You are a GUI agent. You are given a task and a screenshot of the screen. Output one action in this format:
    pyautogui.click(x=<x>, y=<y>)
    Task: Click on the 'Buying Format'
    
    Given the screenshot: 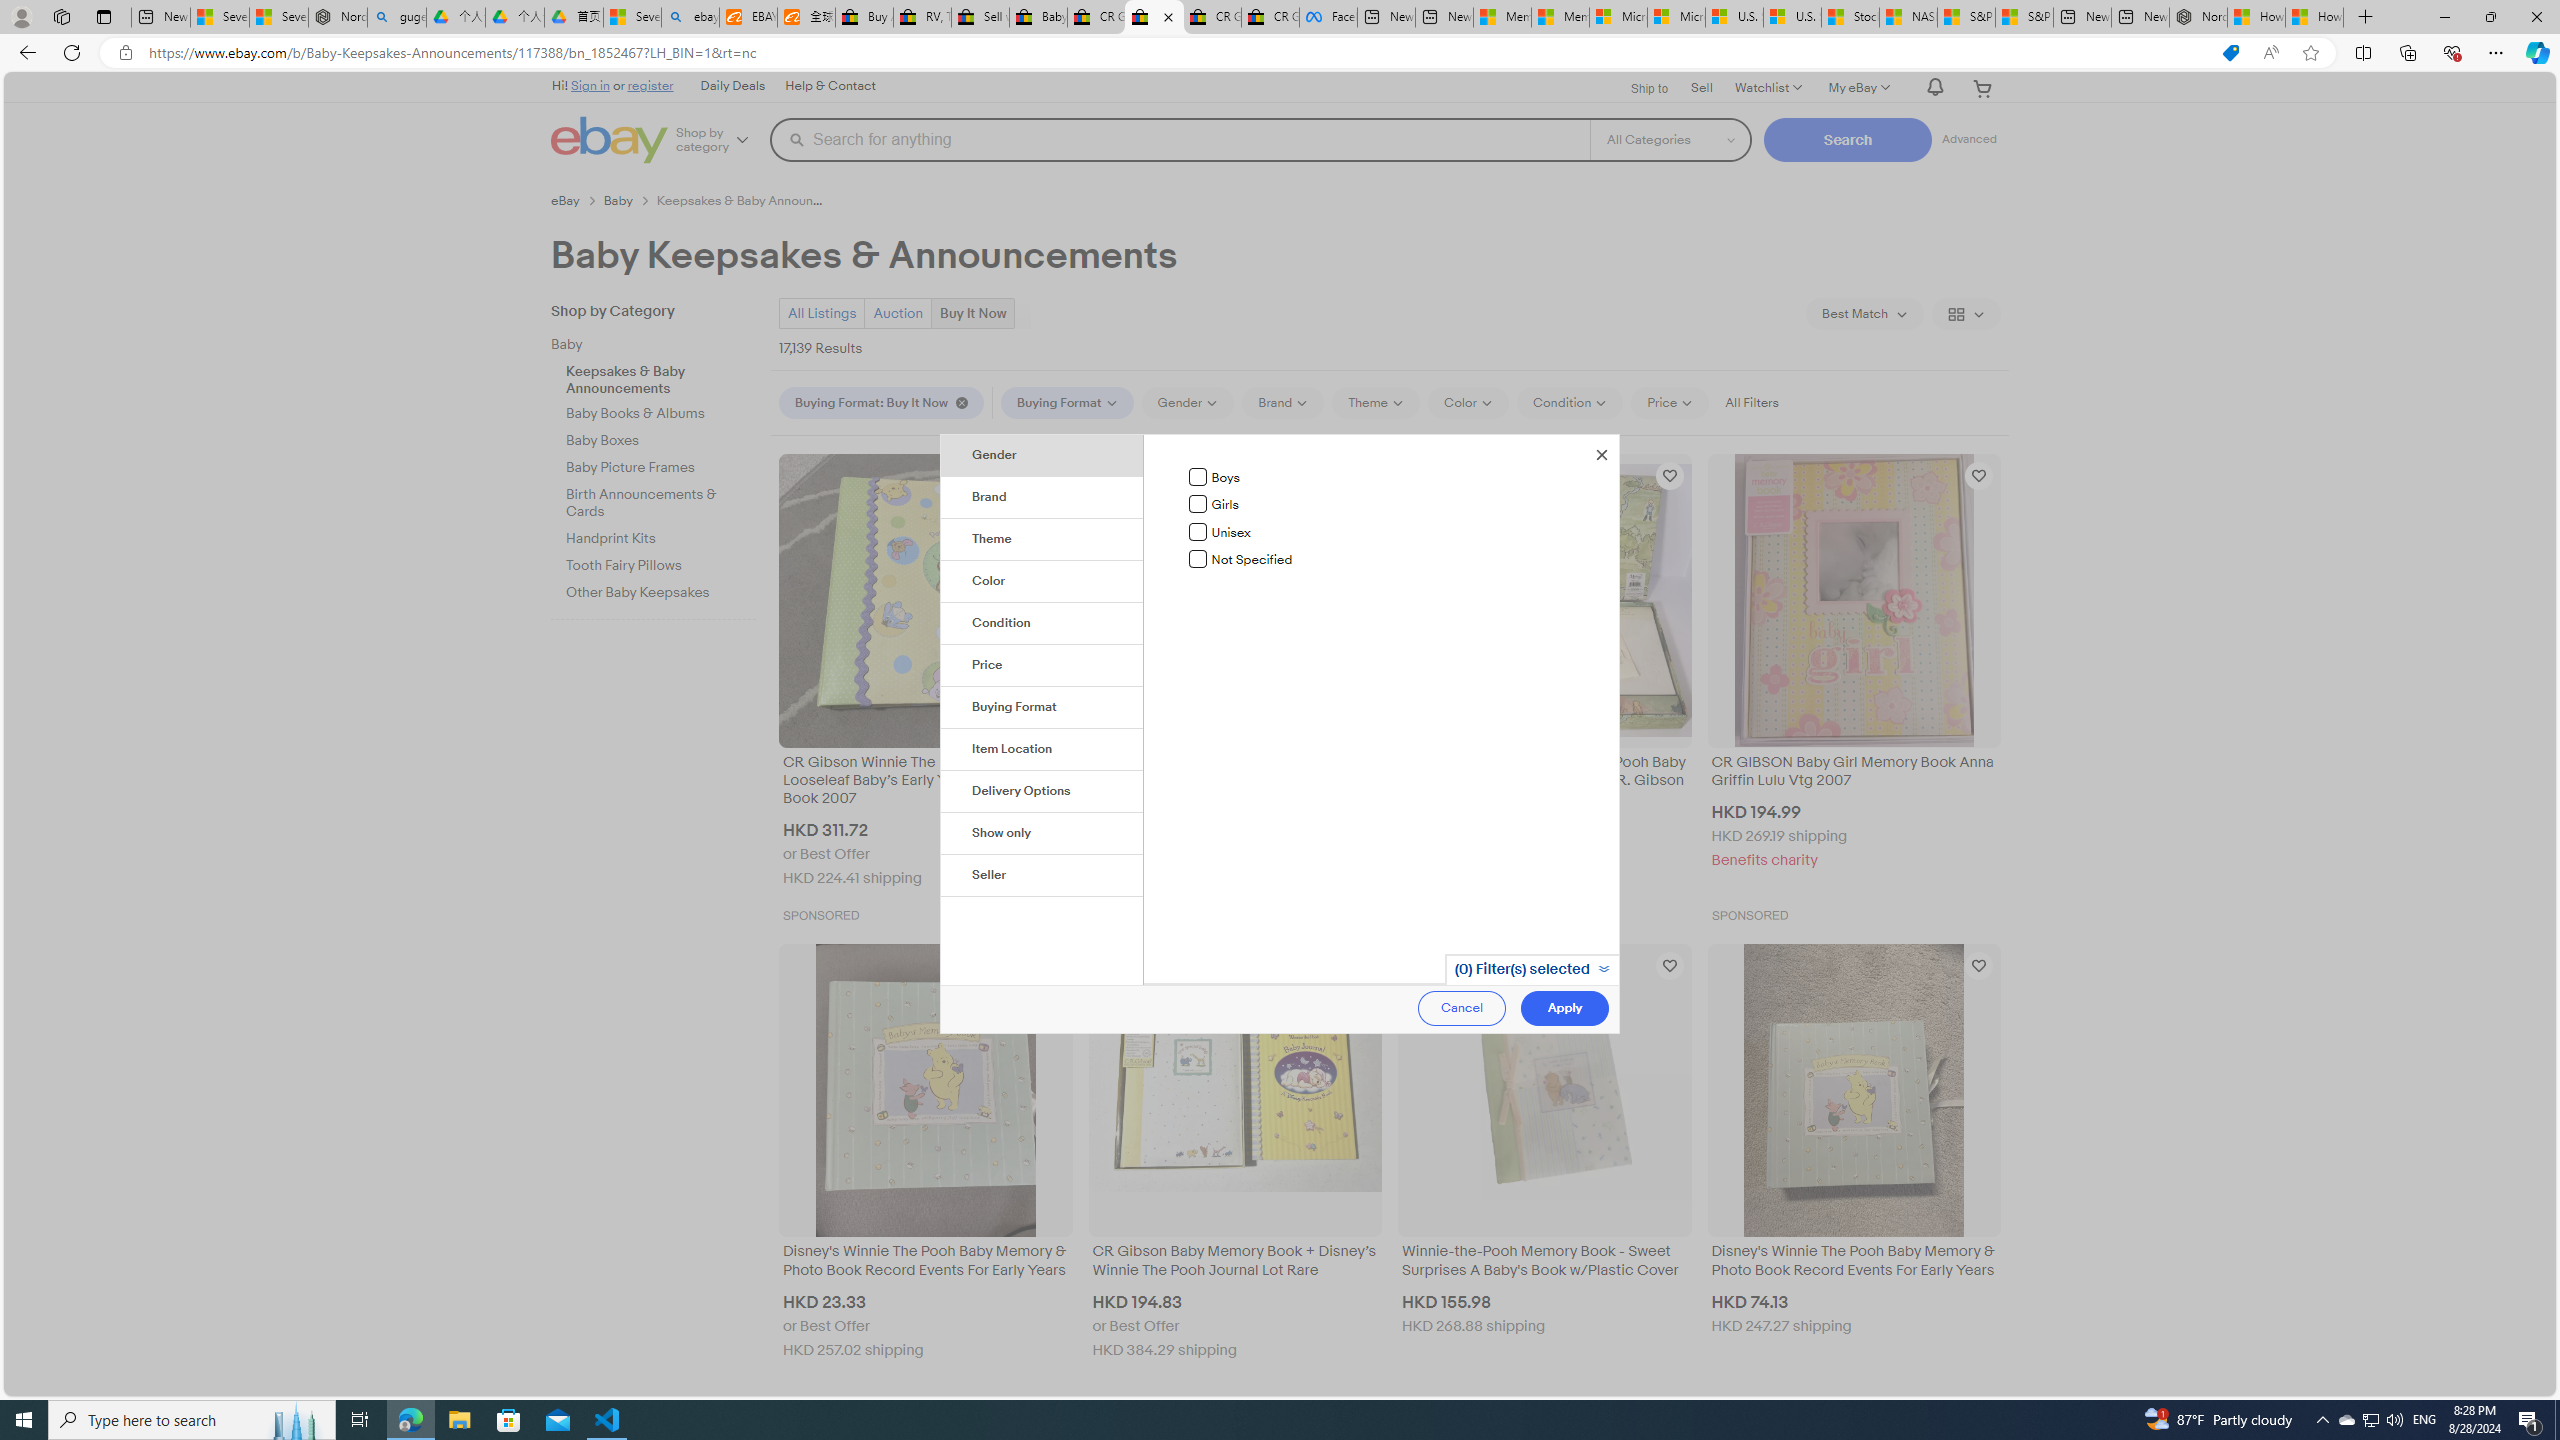 What is the action you would take?
    pyautogui.click(x=1043, y=706)
    